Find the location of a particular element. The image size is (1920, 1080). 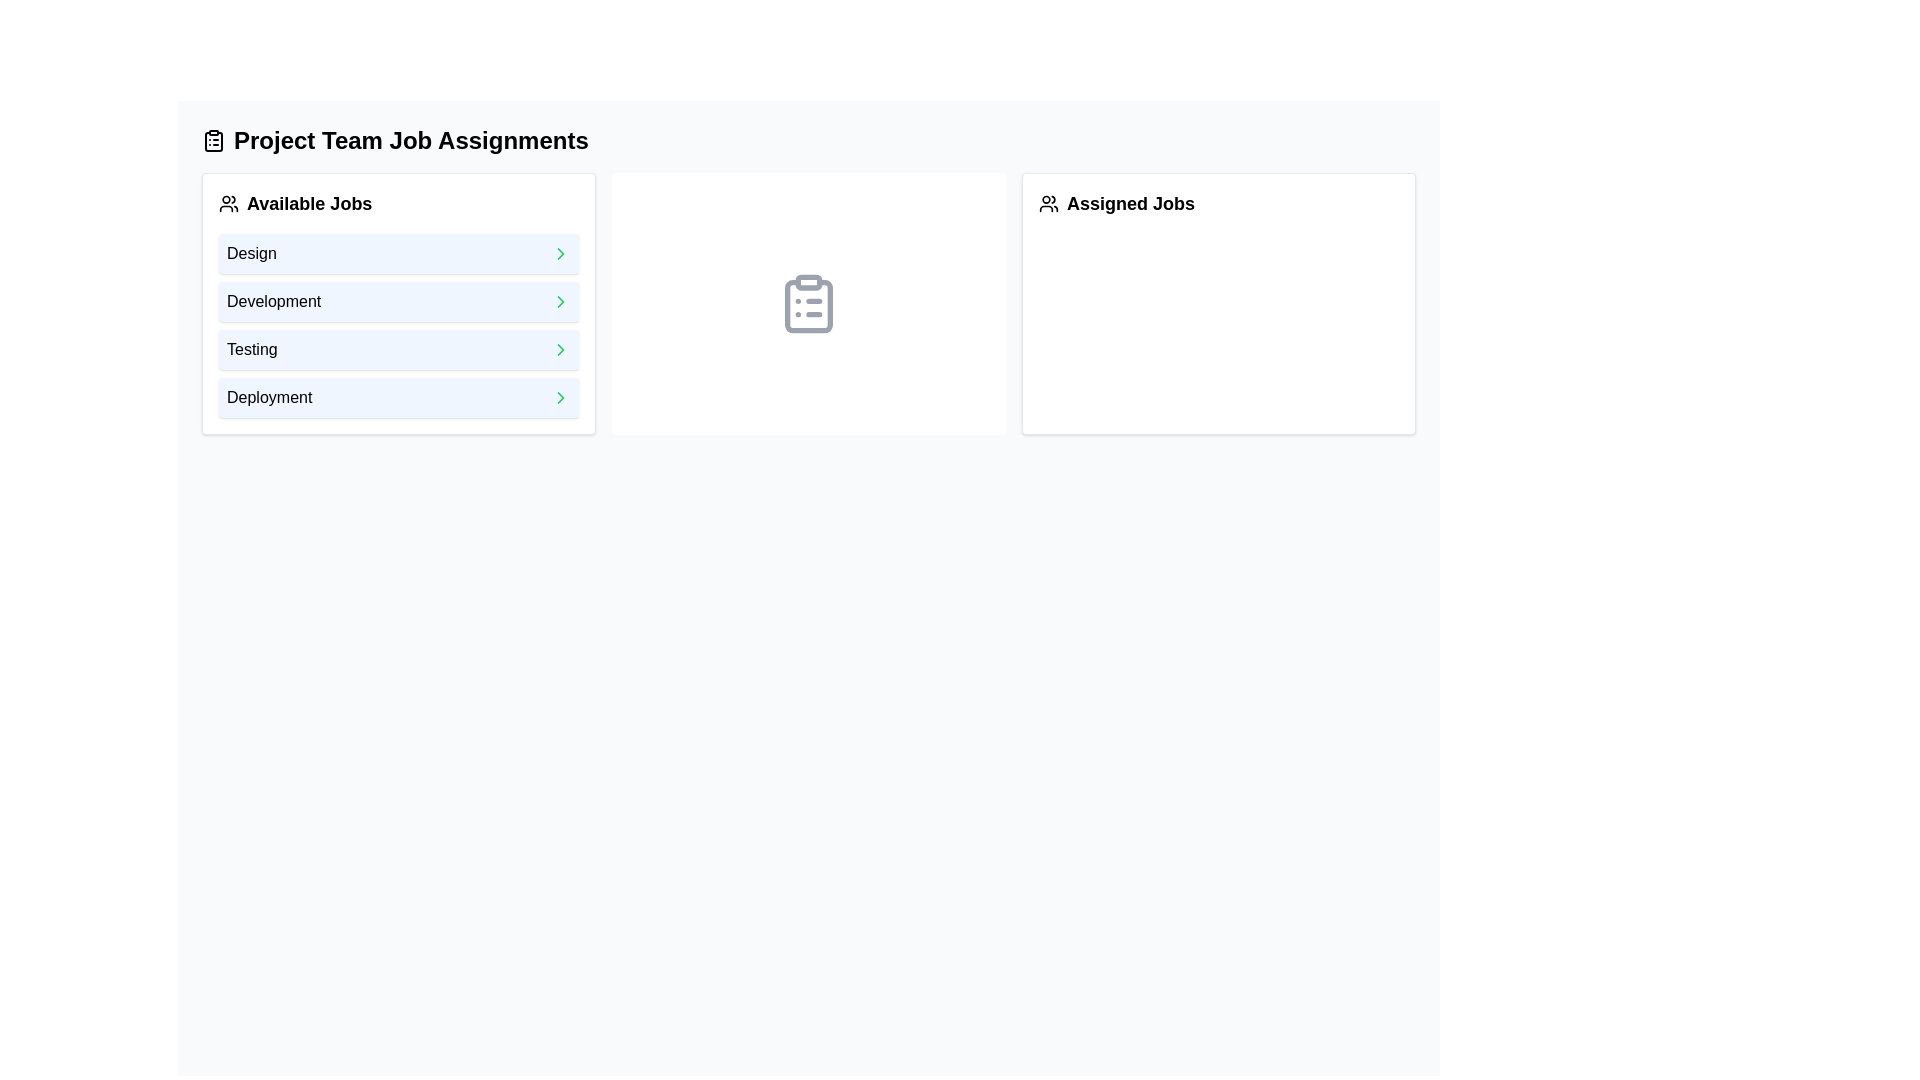

the icon representing users or groups, located to the left of the 'Assigned Jobs' title at the top-left section of the 'Assigned Jobs' card is located at coordinates (1048, 204).